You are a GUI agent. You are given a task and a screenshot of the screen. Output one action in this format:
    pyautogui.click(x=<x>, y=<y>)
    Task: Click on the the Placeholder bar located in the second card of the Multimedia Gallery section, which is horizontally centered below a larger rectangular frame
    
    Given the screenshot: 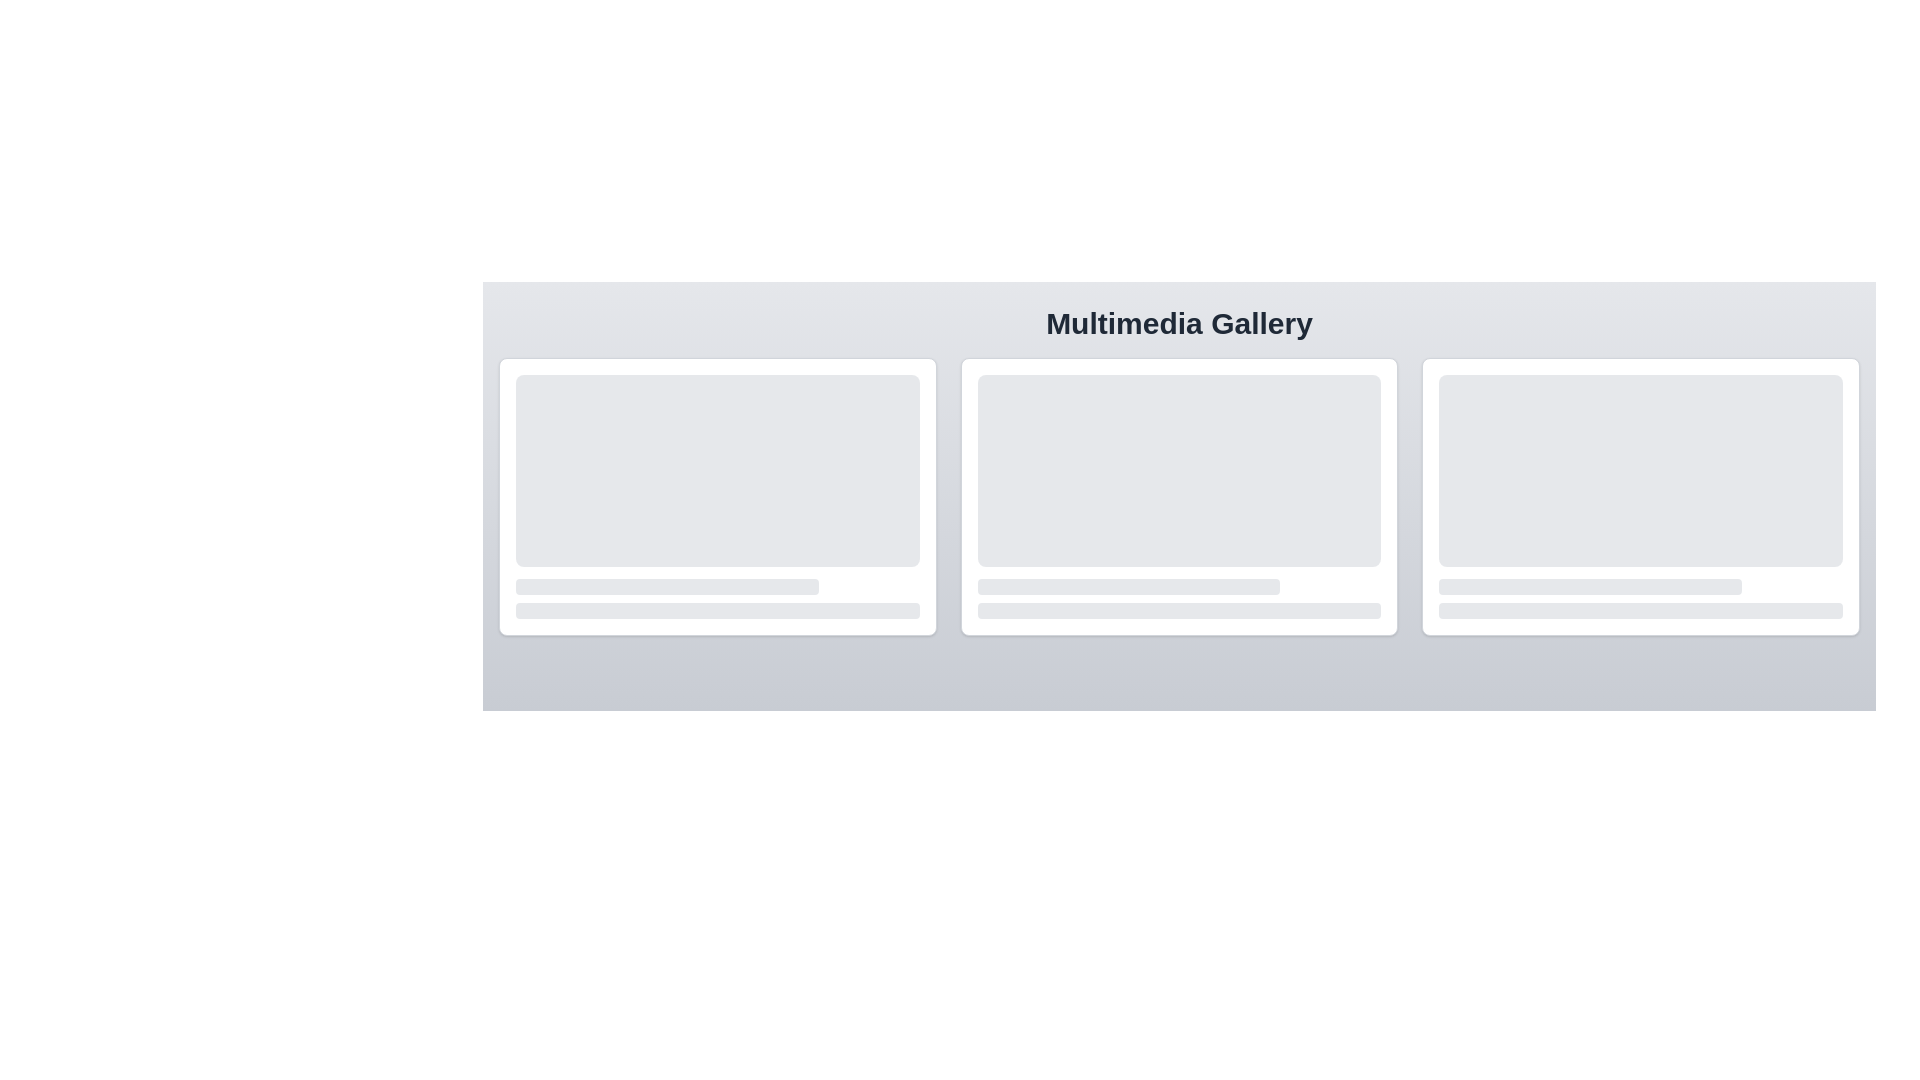 What is the action you would take?
    pyautogui.click(x=1128, y=585)
    